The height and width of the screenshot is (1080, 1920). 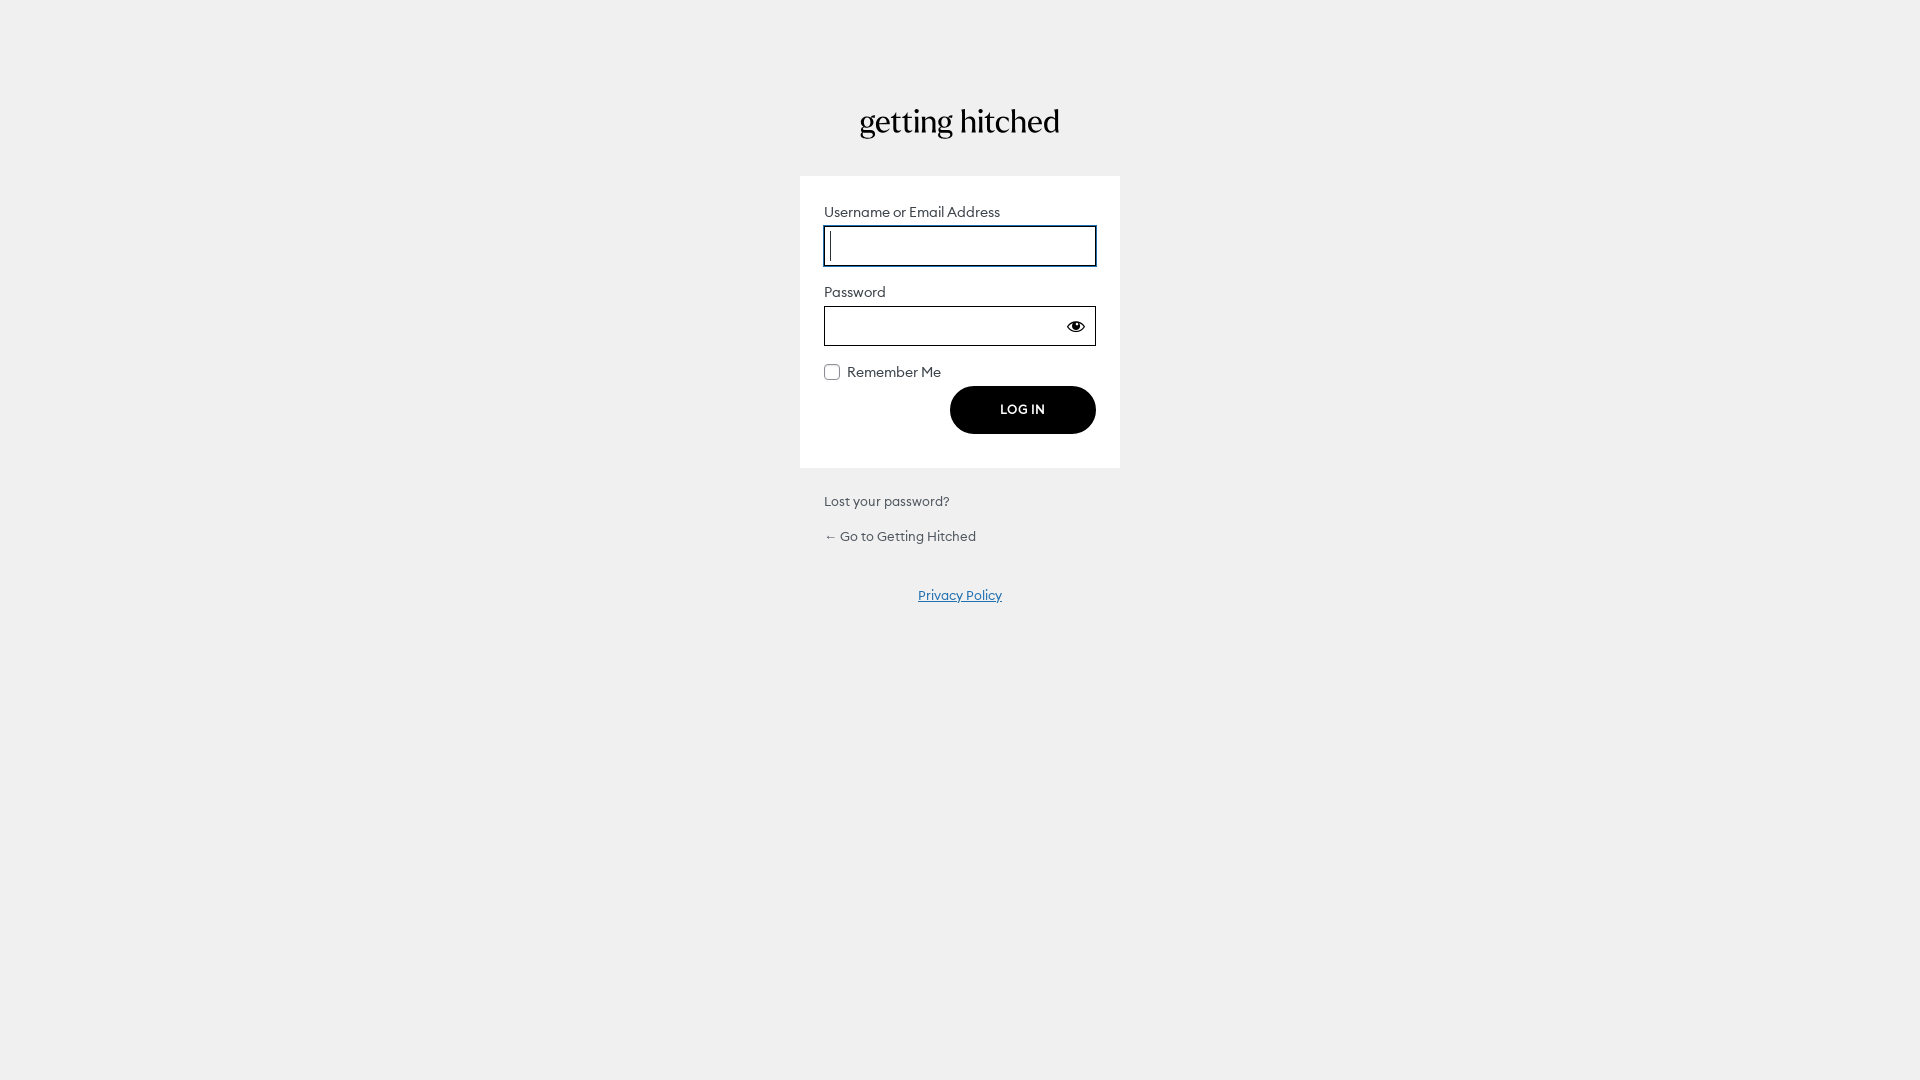 I want to click on 'Lost your password?', so click(x=886, y=500).